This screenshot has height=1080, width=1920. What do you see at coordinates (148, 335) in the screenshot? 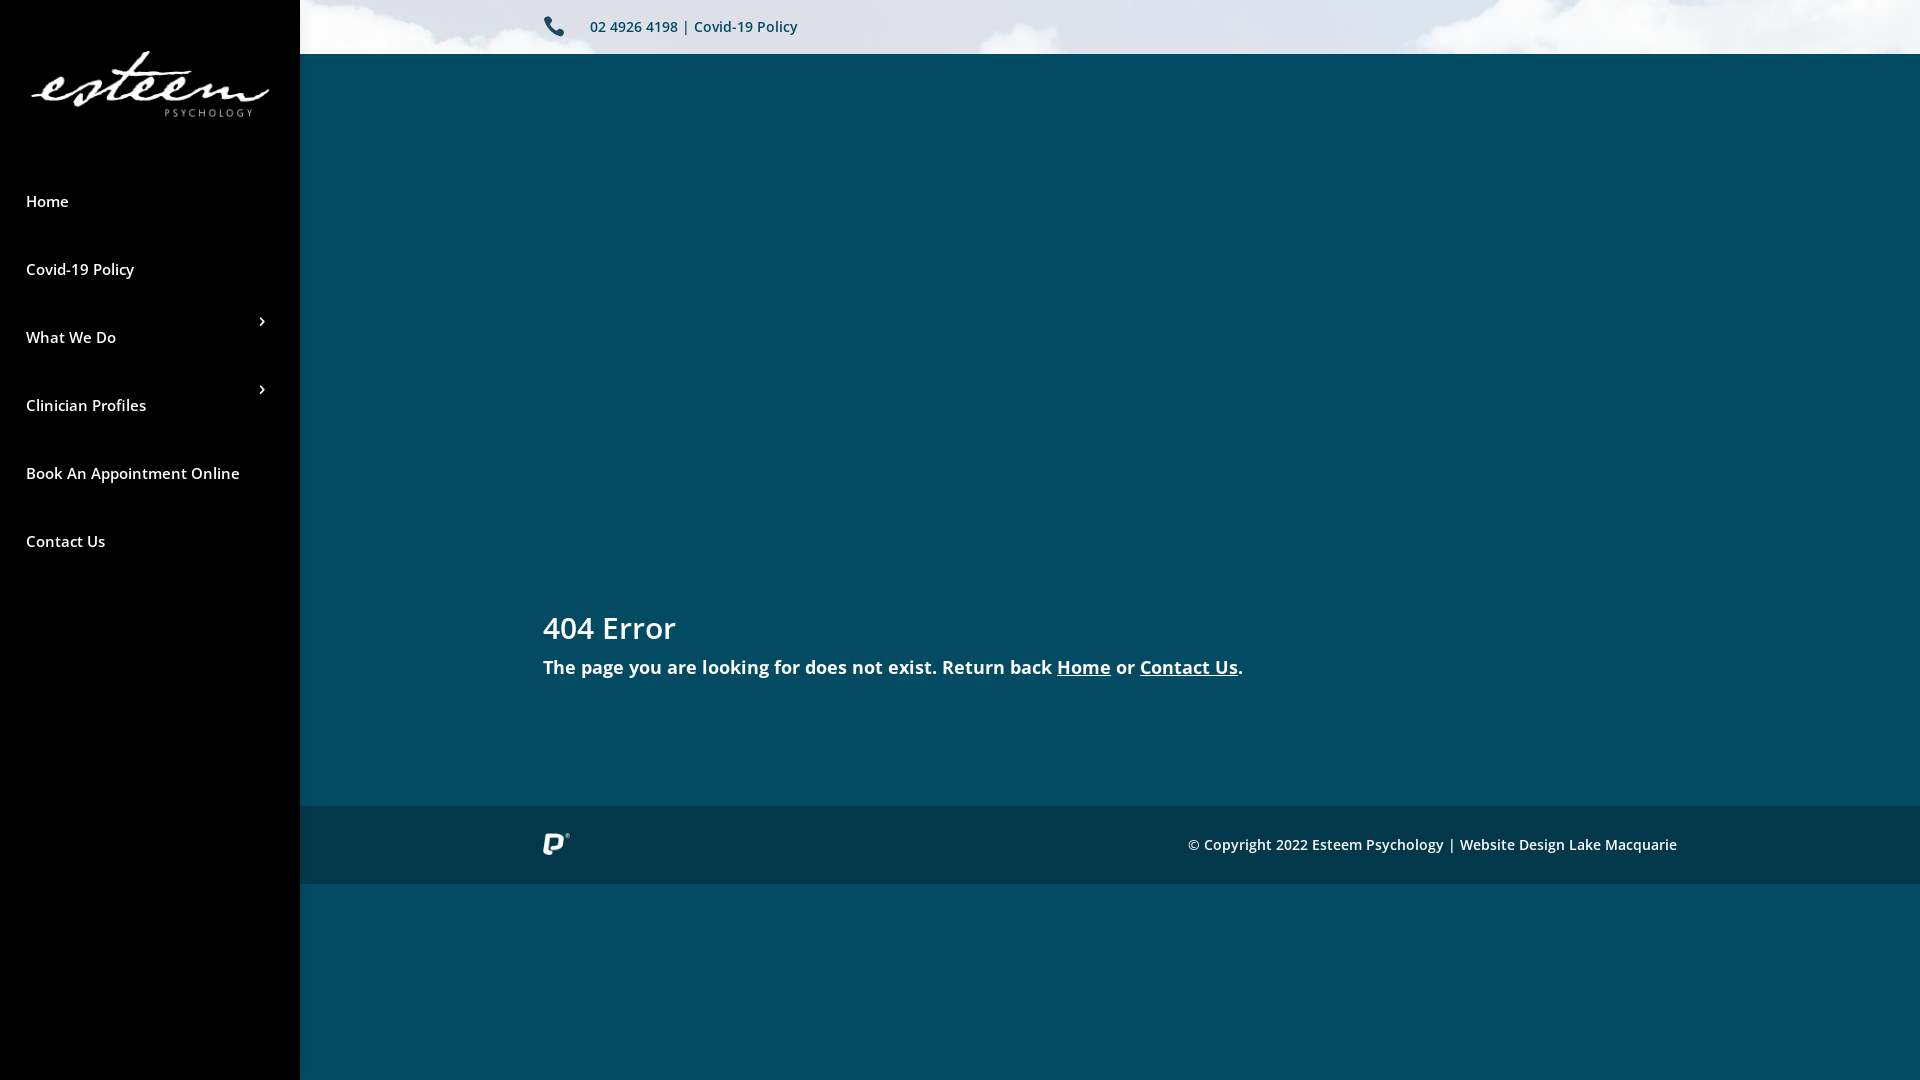
I see `'What We Do'` at bounding box center [148, 335].